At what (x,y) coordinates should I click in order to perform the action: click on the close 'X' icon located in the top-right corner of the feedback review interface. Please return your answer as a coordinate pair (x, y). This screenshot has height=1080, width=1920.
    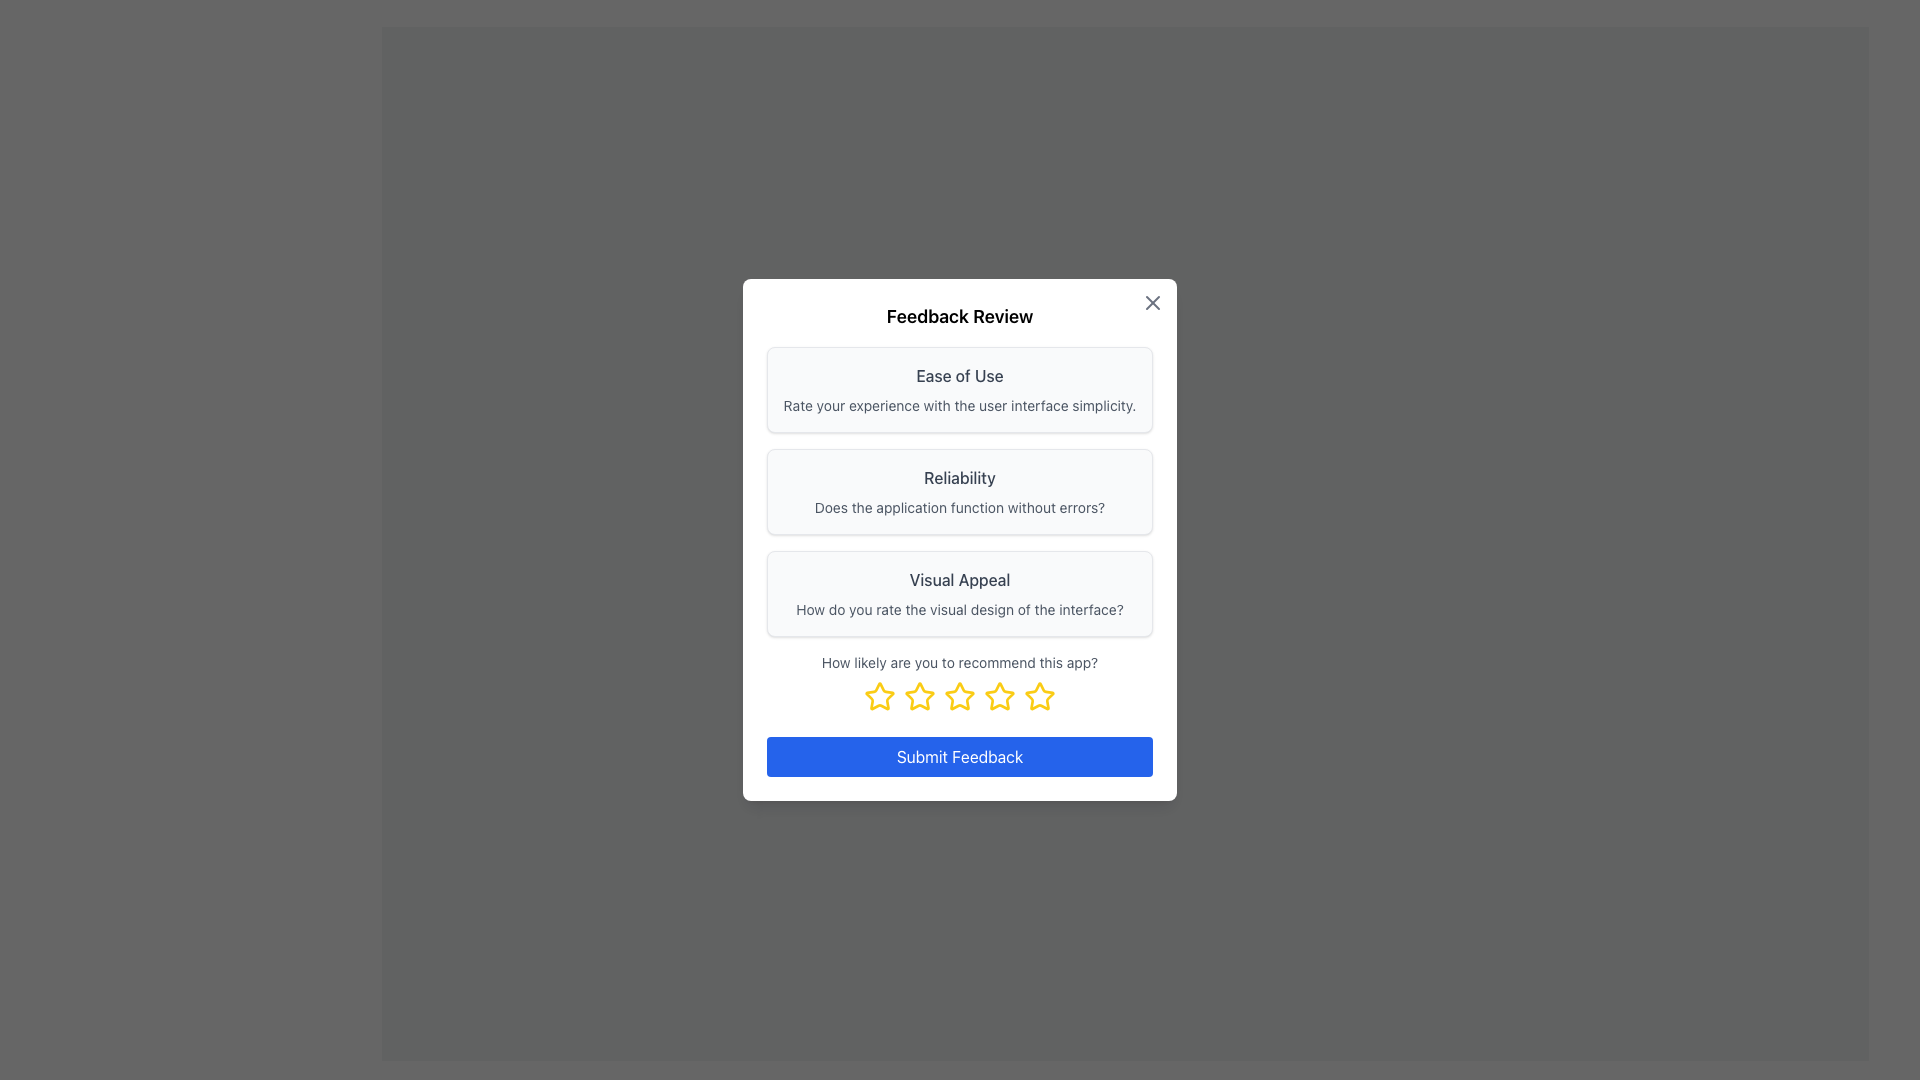
    Looking at the image, I should click on (1153, 303).